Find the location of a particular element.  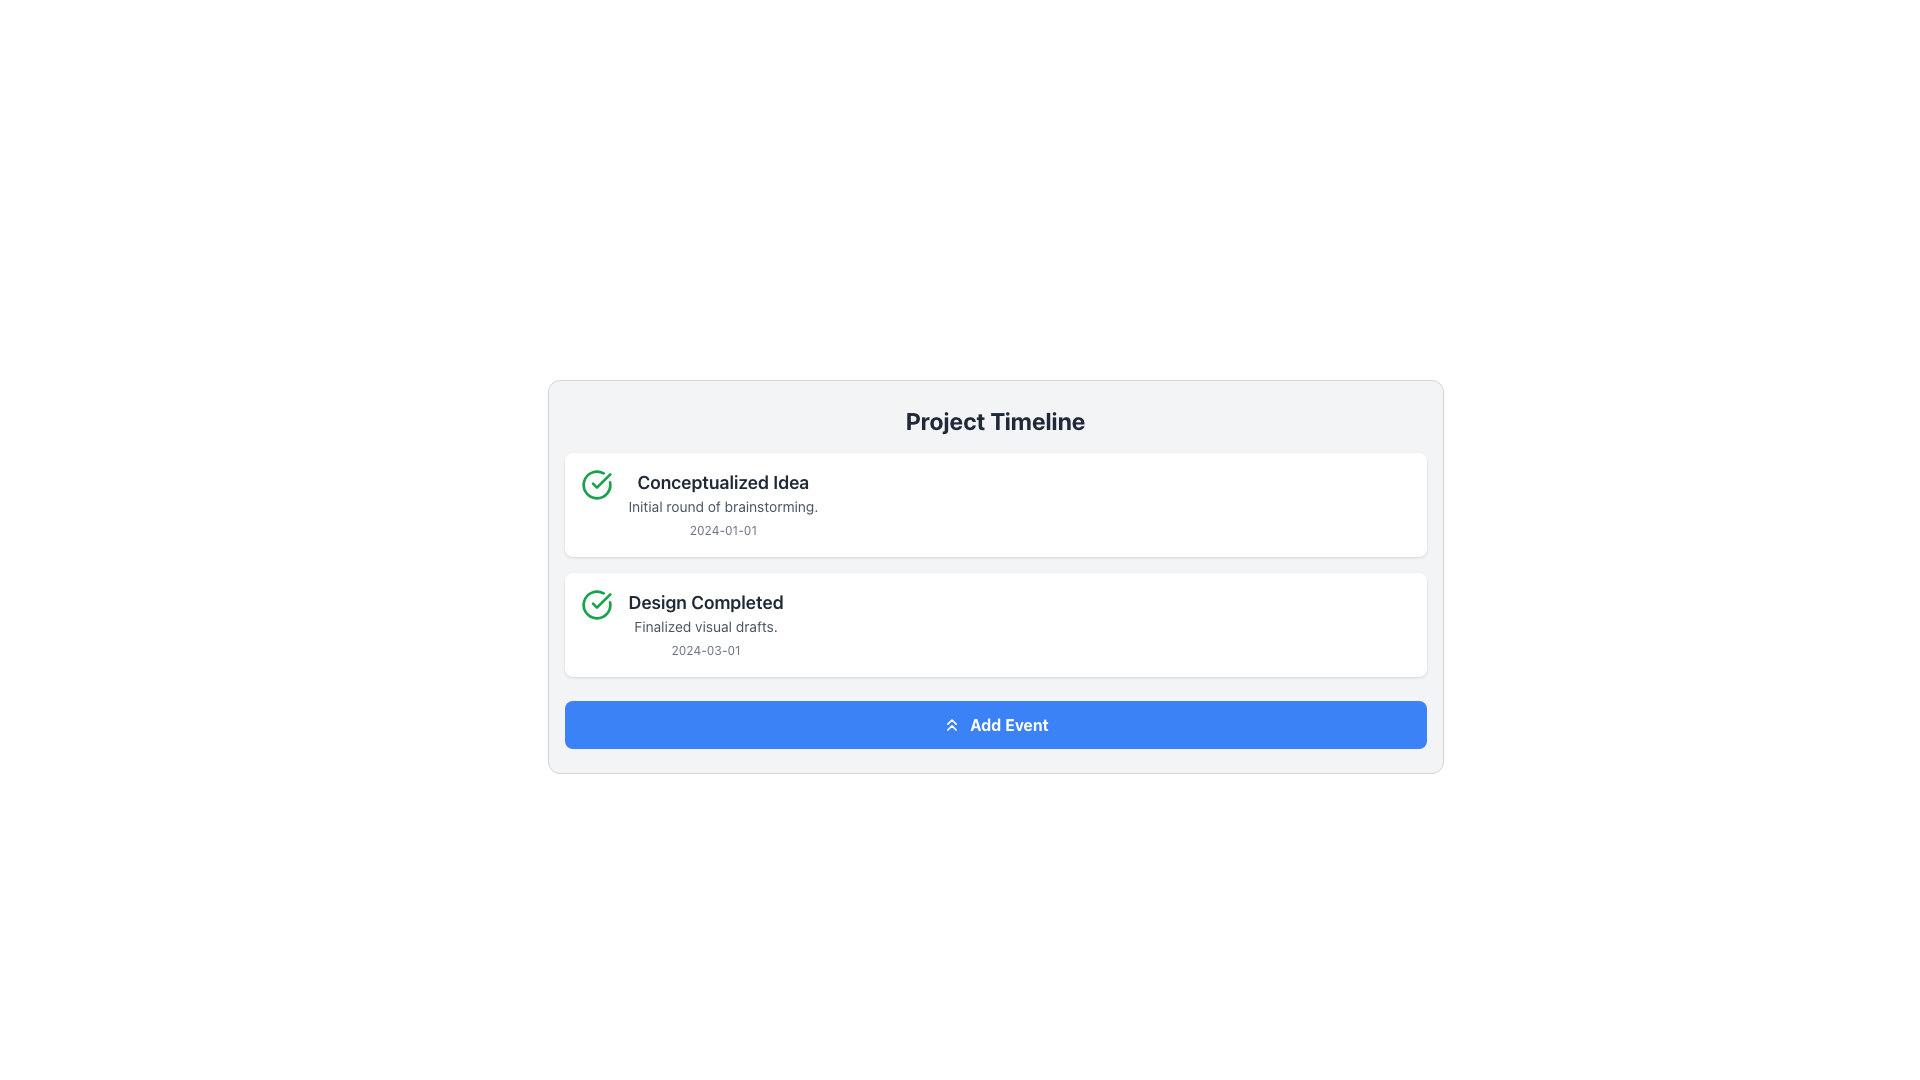

the text label that reads 'Initial round of brainstorming.' which is located below the title 'Conceptualized Idea' and above the date '2024-01-01' is located at coordinates (722, 505).